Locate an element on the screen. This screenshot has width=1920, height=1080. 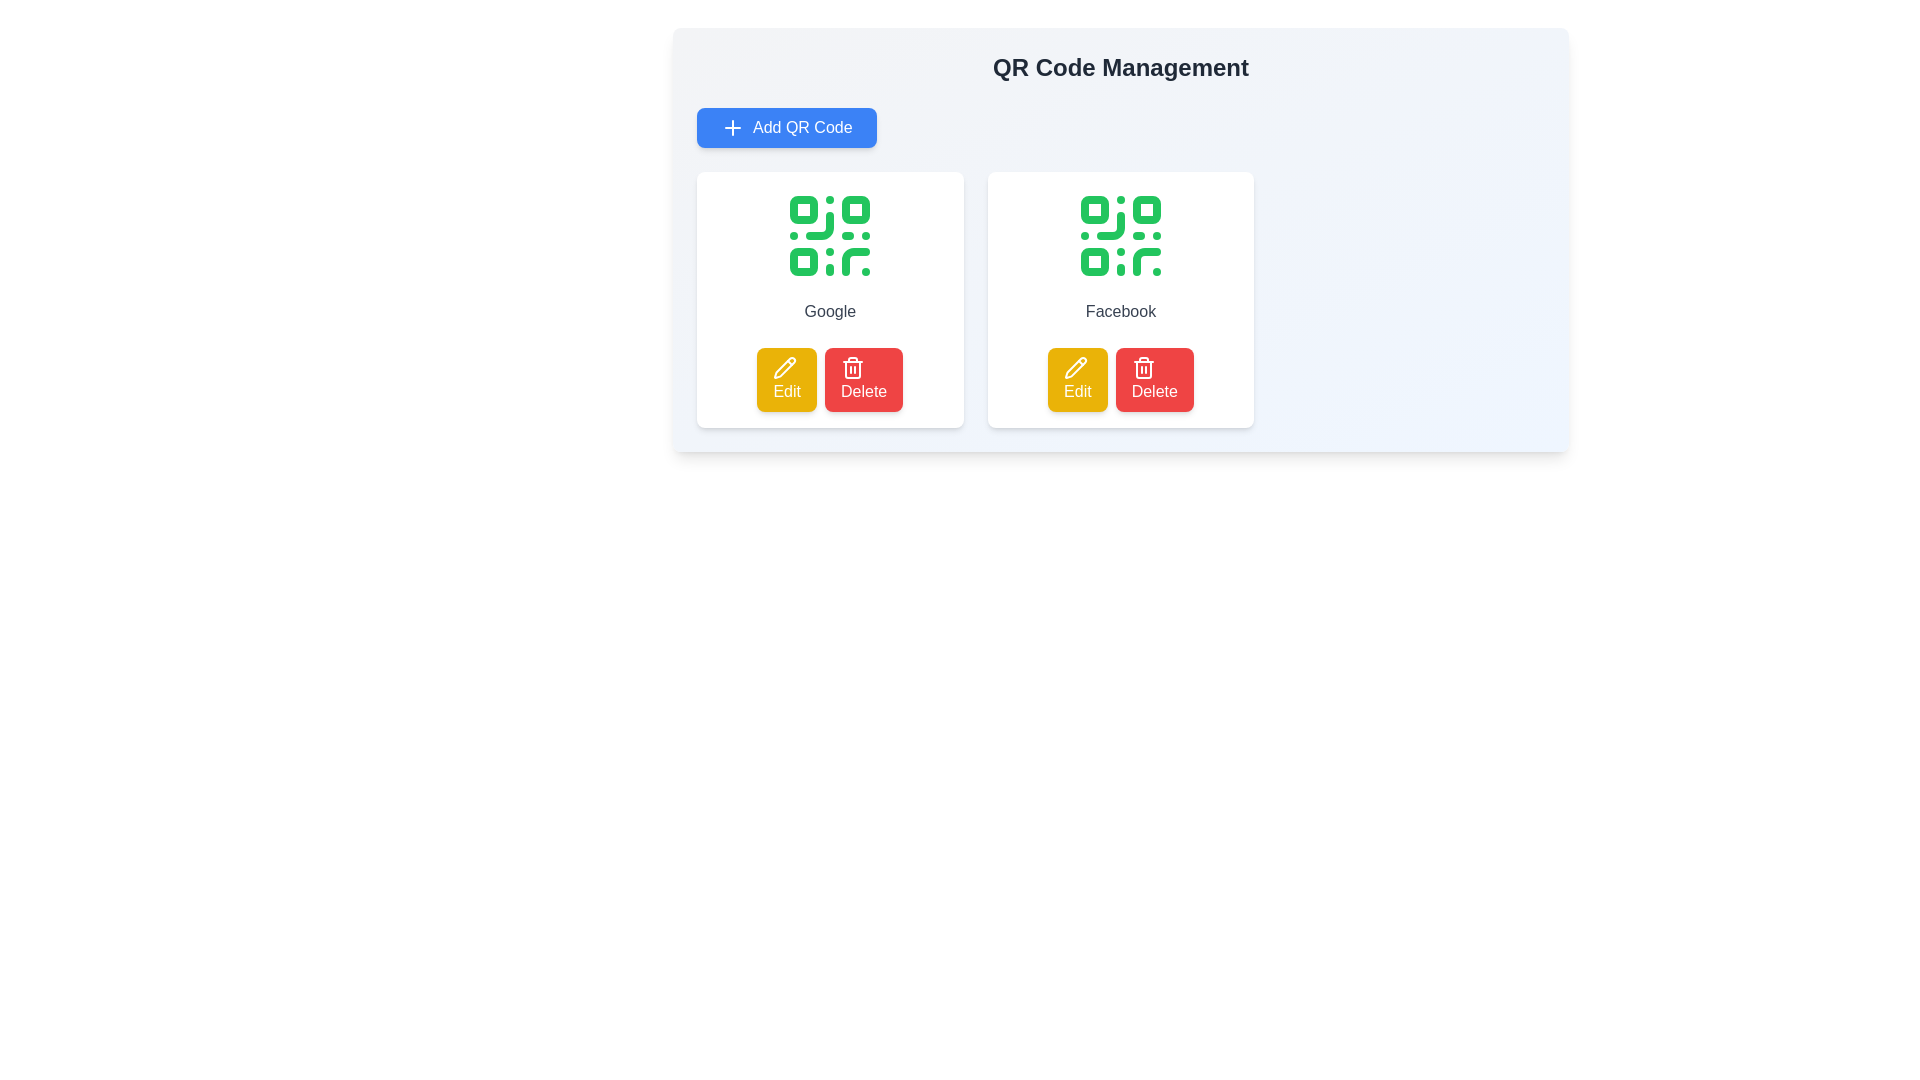
the rectangular 'Edit' button with a yellow background and white text, featuring a pencil icon, located under the 'Facebook' QR code and next to the 'Delete' button is located at coordinates (1076, 380).